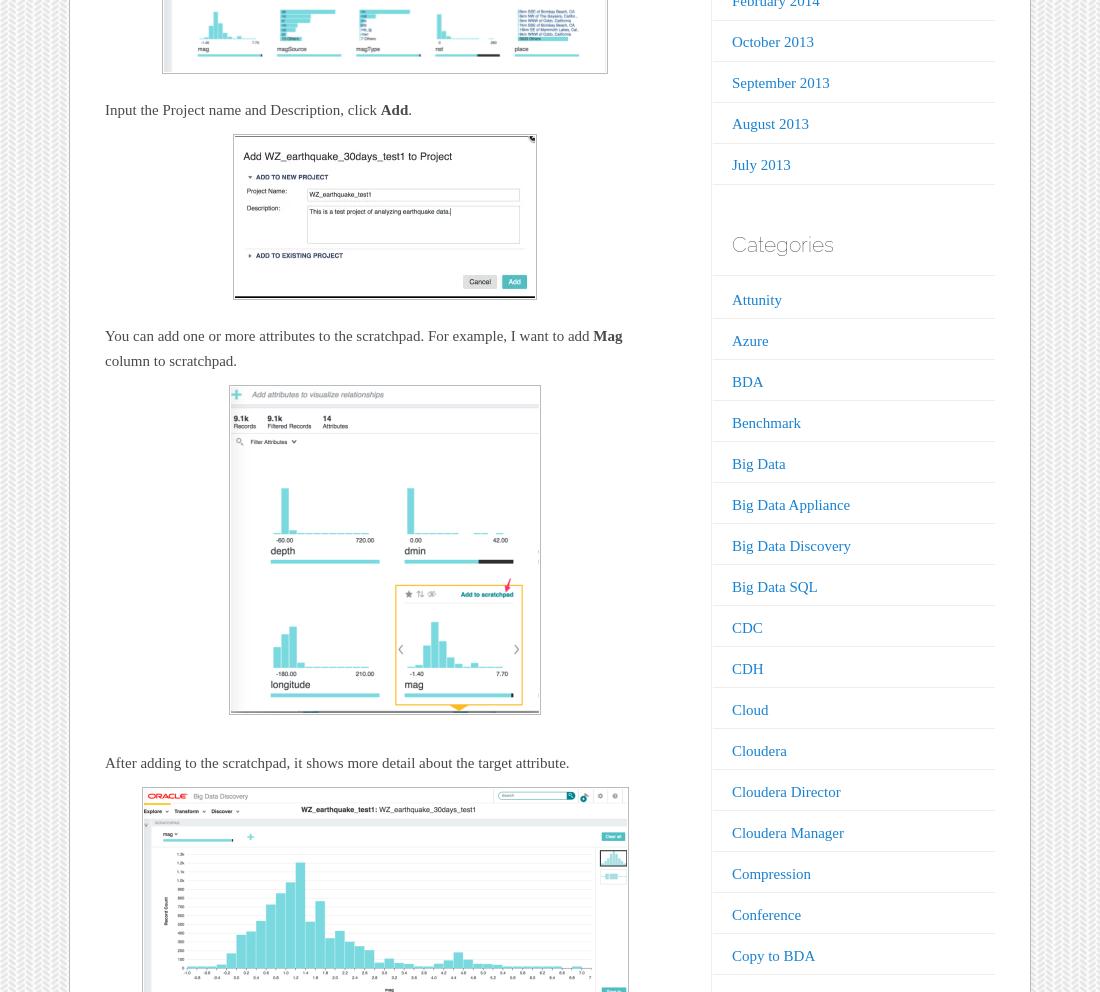 This screenshot has height=992, width=1100. What do you see at coordinates (409, 108) in the screenshot?
I see `'.'` at bounding box center [409, 108].